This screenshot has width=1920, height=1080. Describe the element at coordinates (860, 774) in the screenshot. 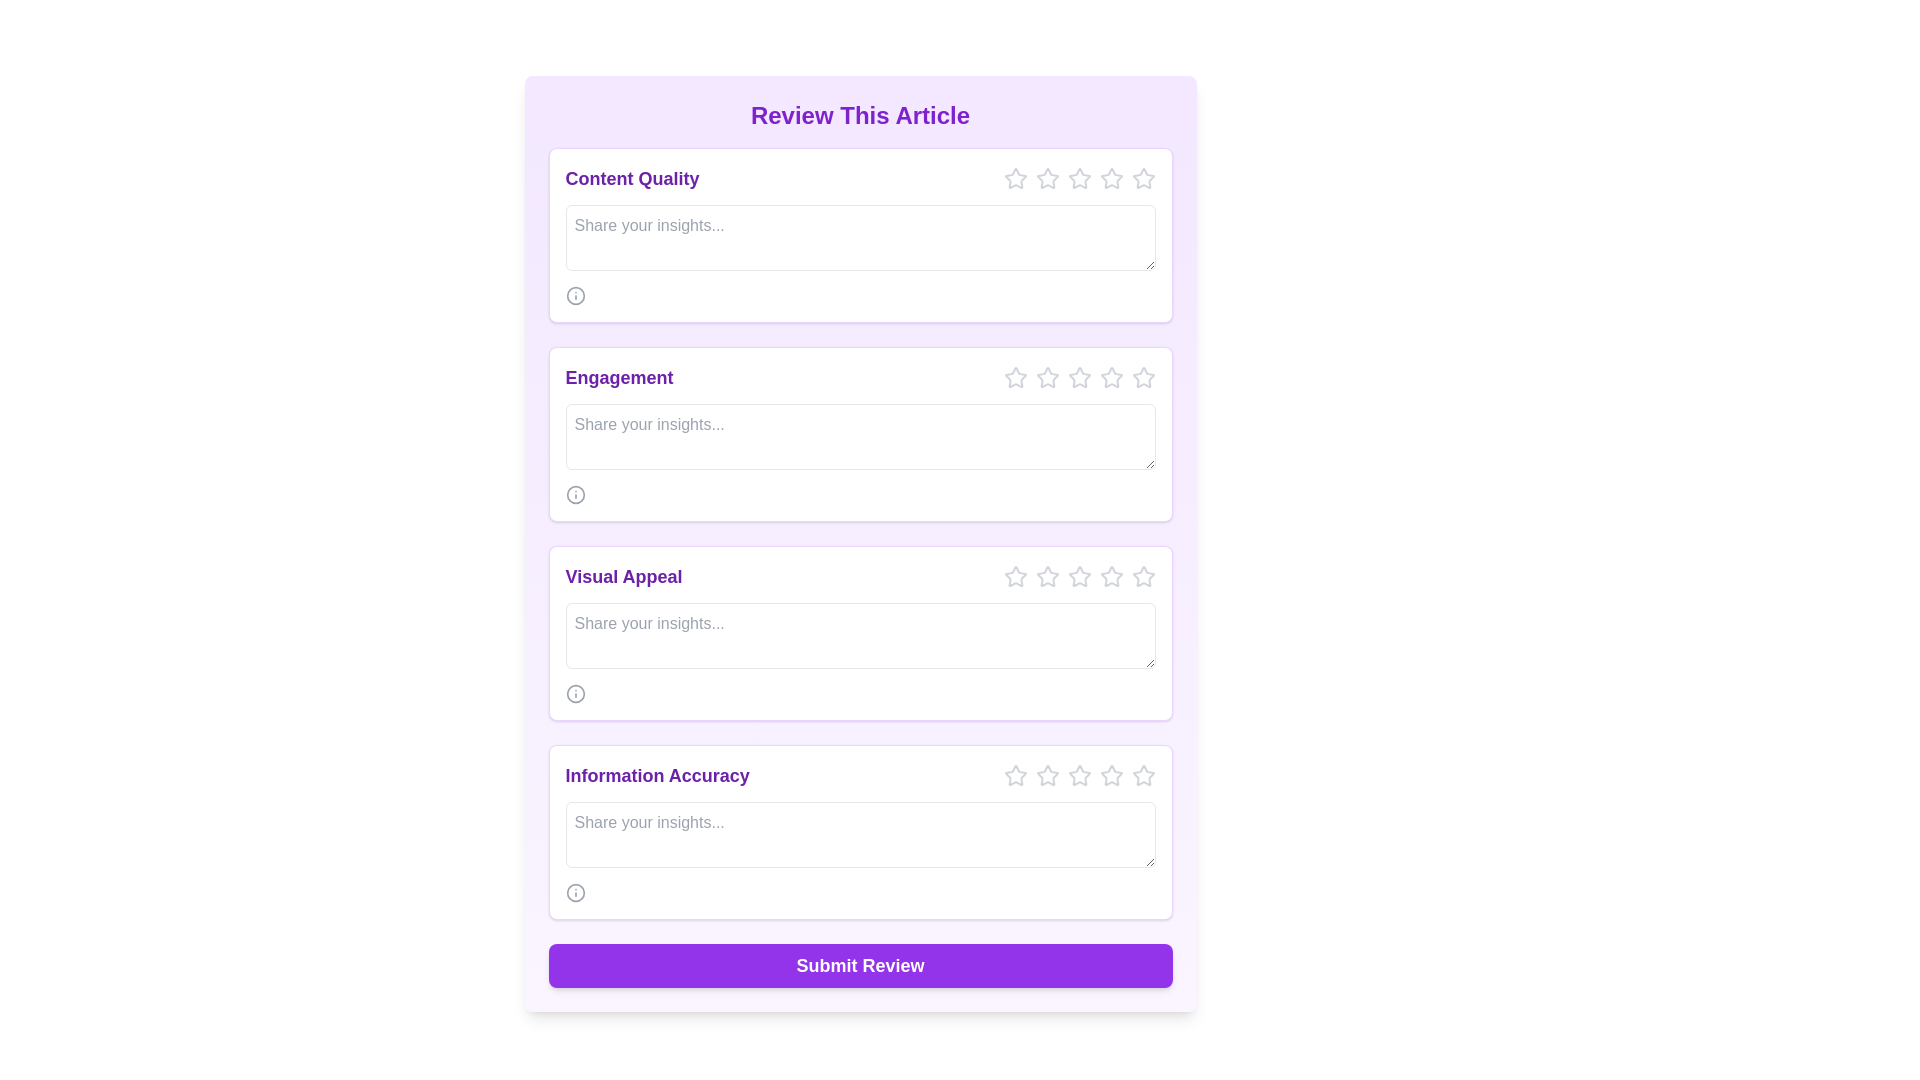

I see `one of the outlined star icons in the 'Information Accuracy' rating section` at that location.